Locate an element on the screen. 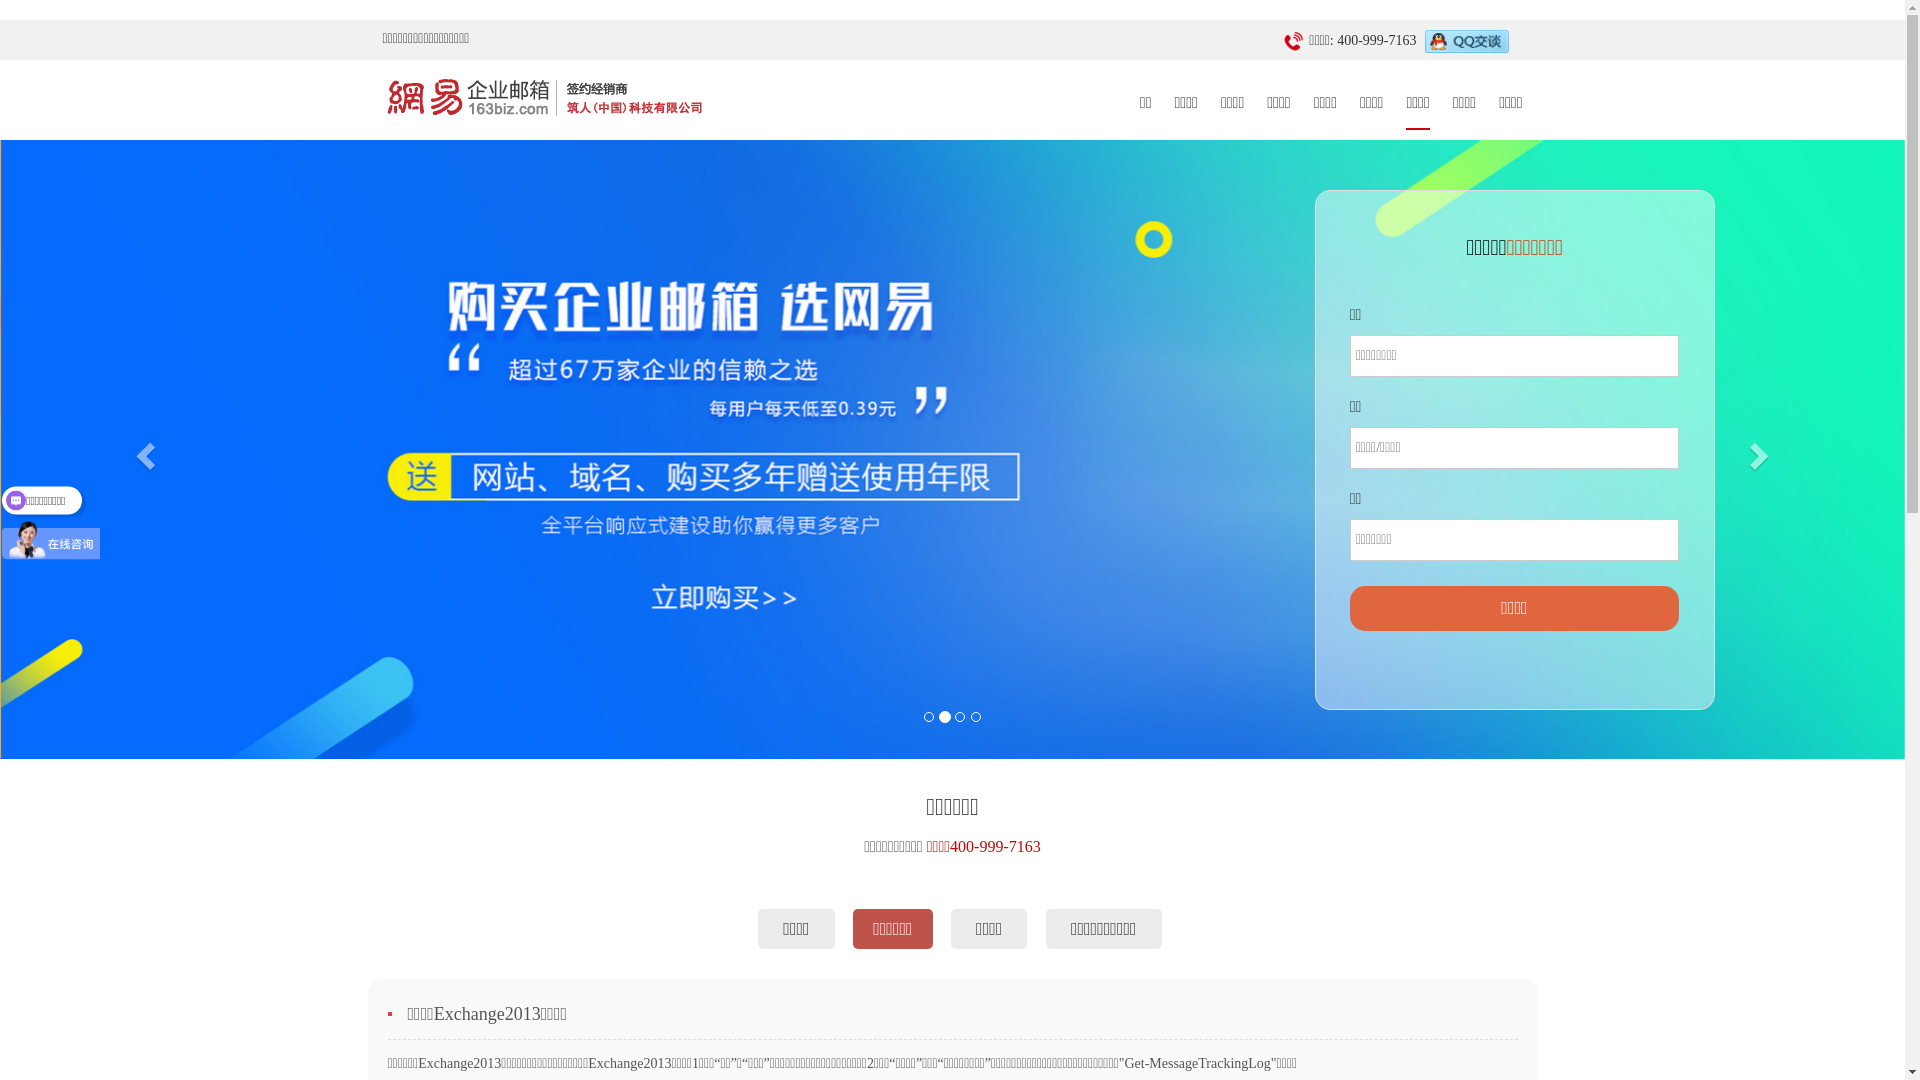  'Previous' is located at coordinates (142, 448).